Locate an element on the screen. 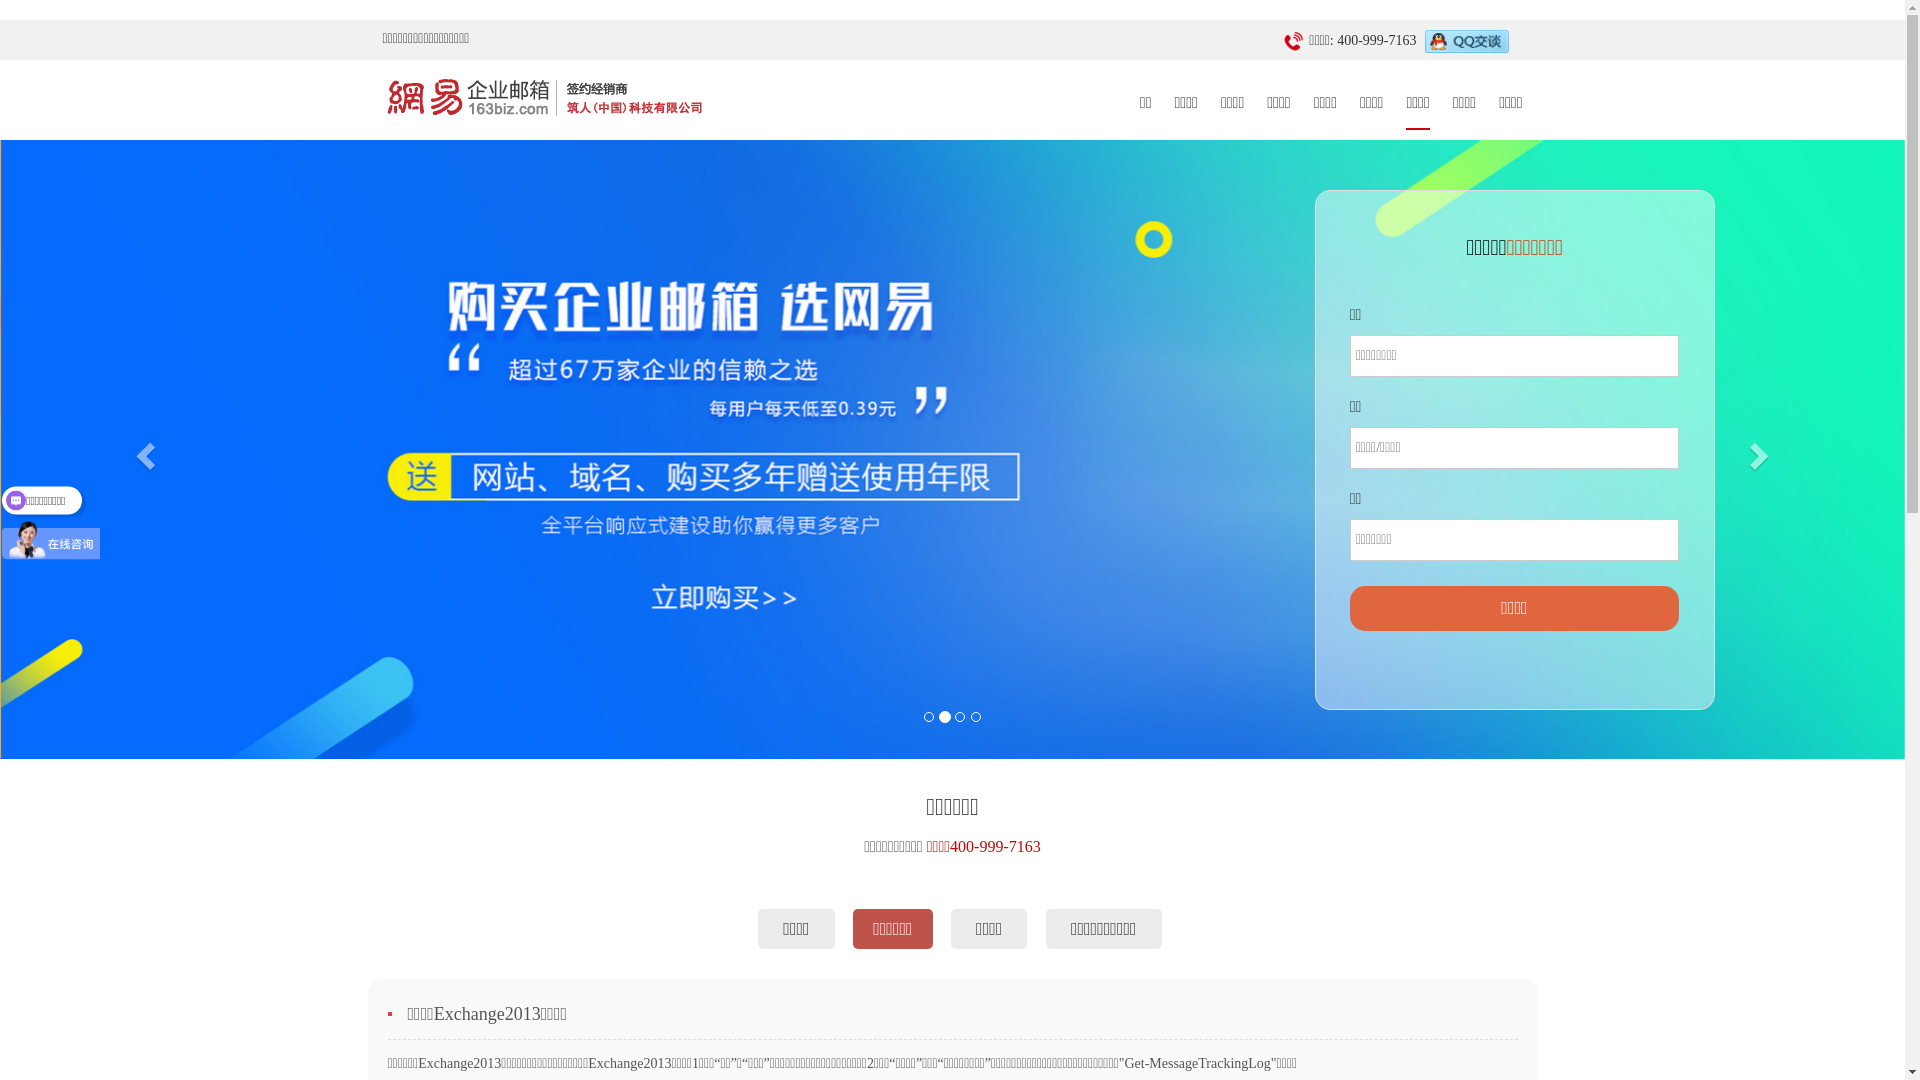  'Previous' is located at coordinates (142, 448).